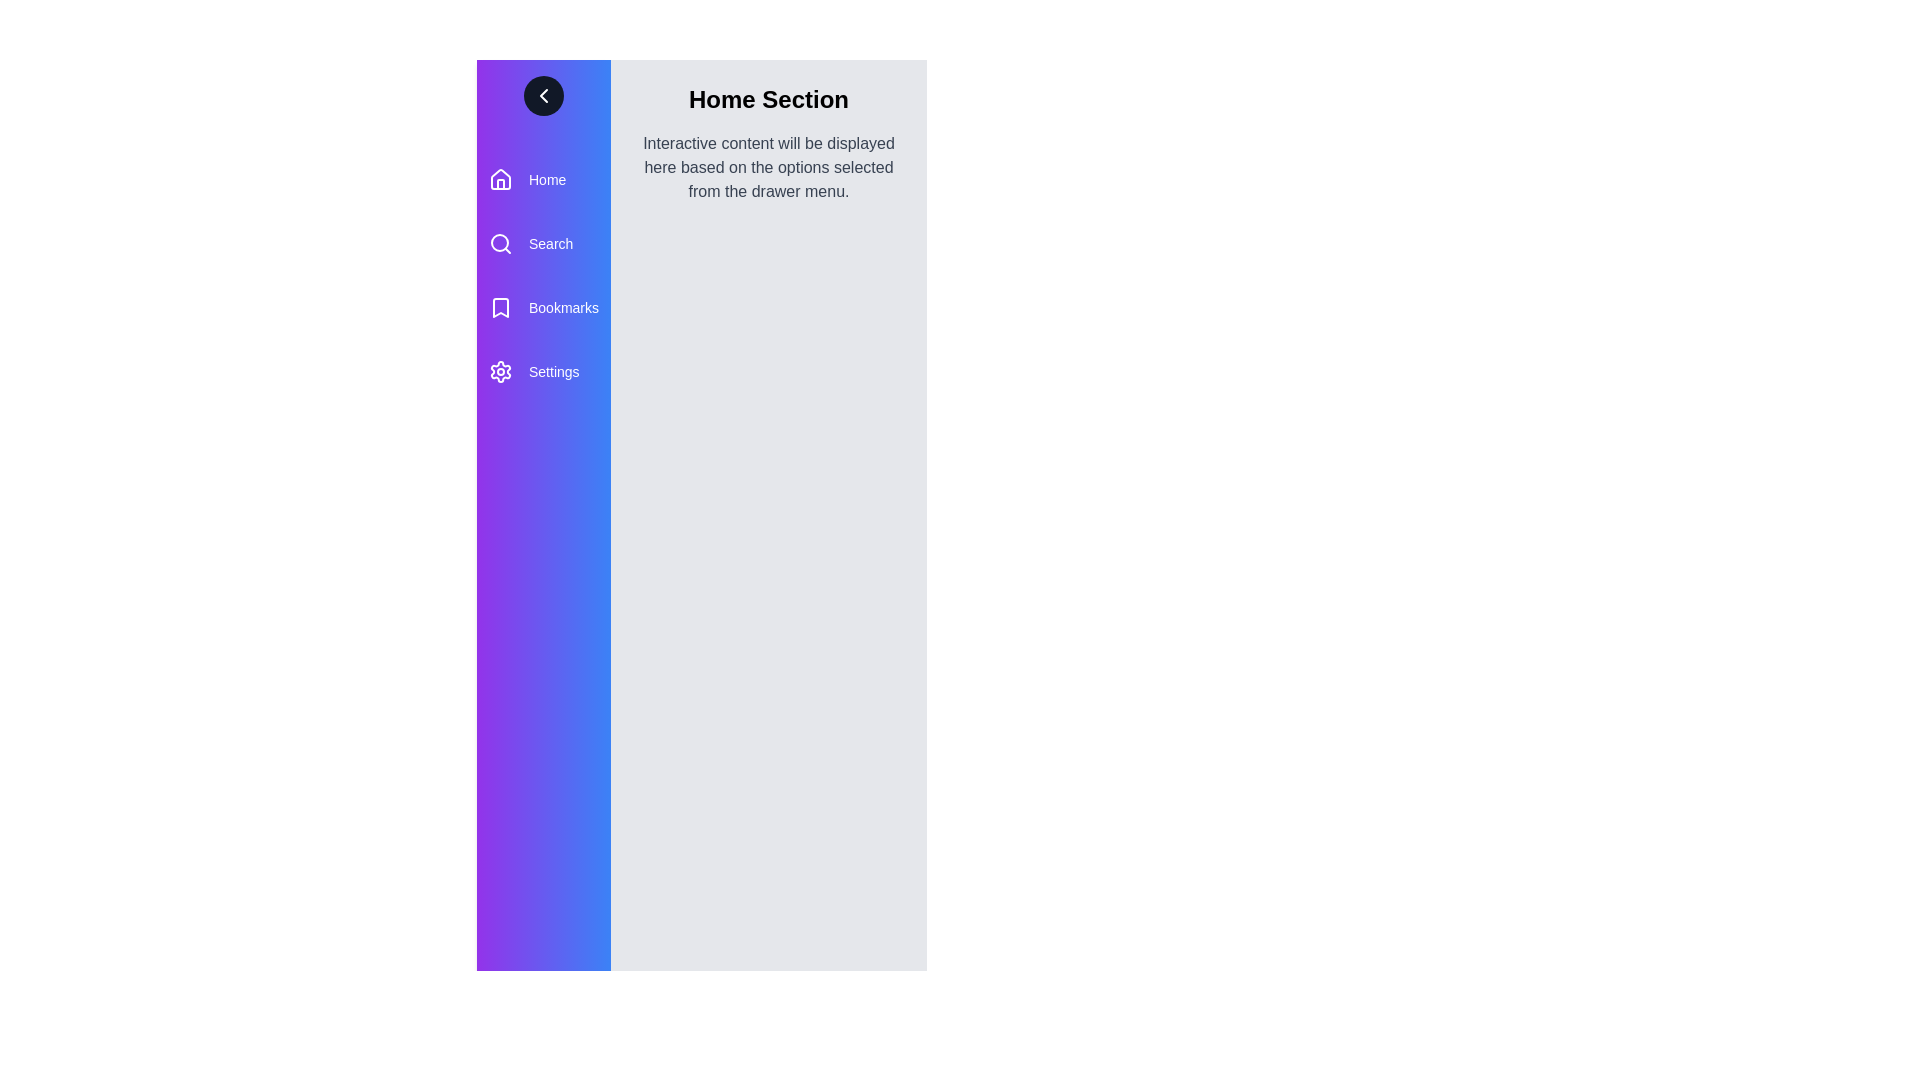 Image resolution: width=1920 pixels, height=1080 pixels. Describe the element at coordinates (500, 180) in the screenshot. I see `the menu item Home to check its associated icon` at that location.